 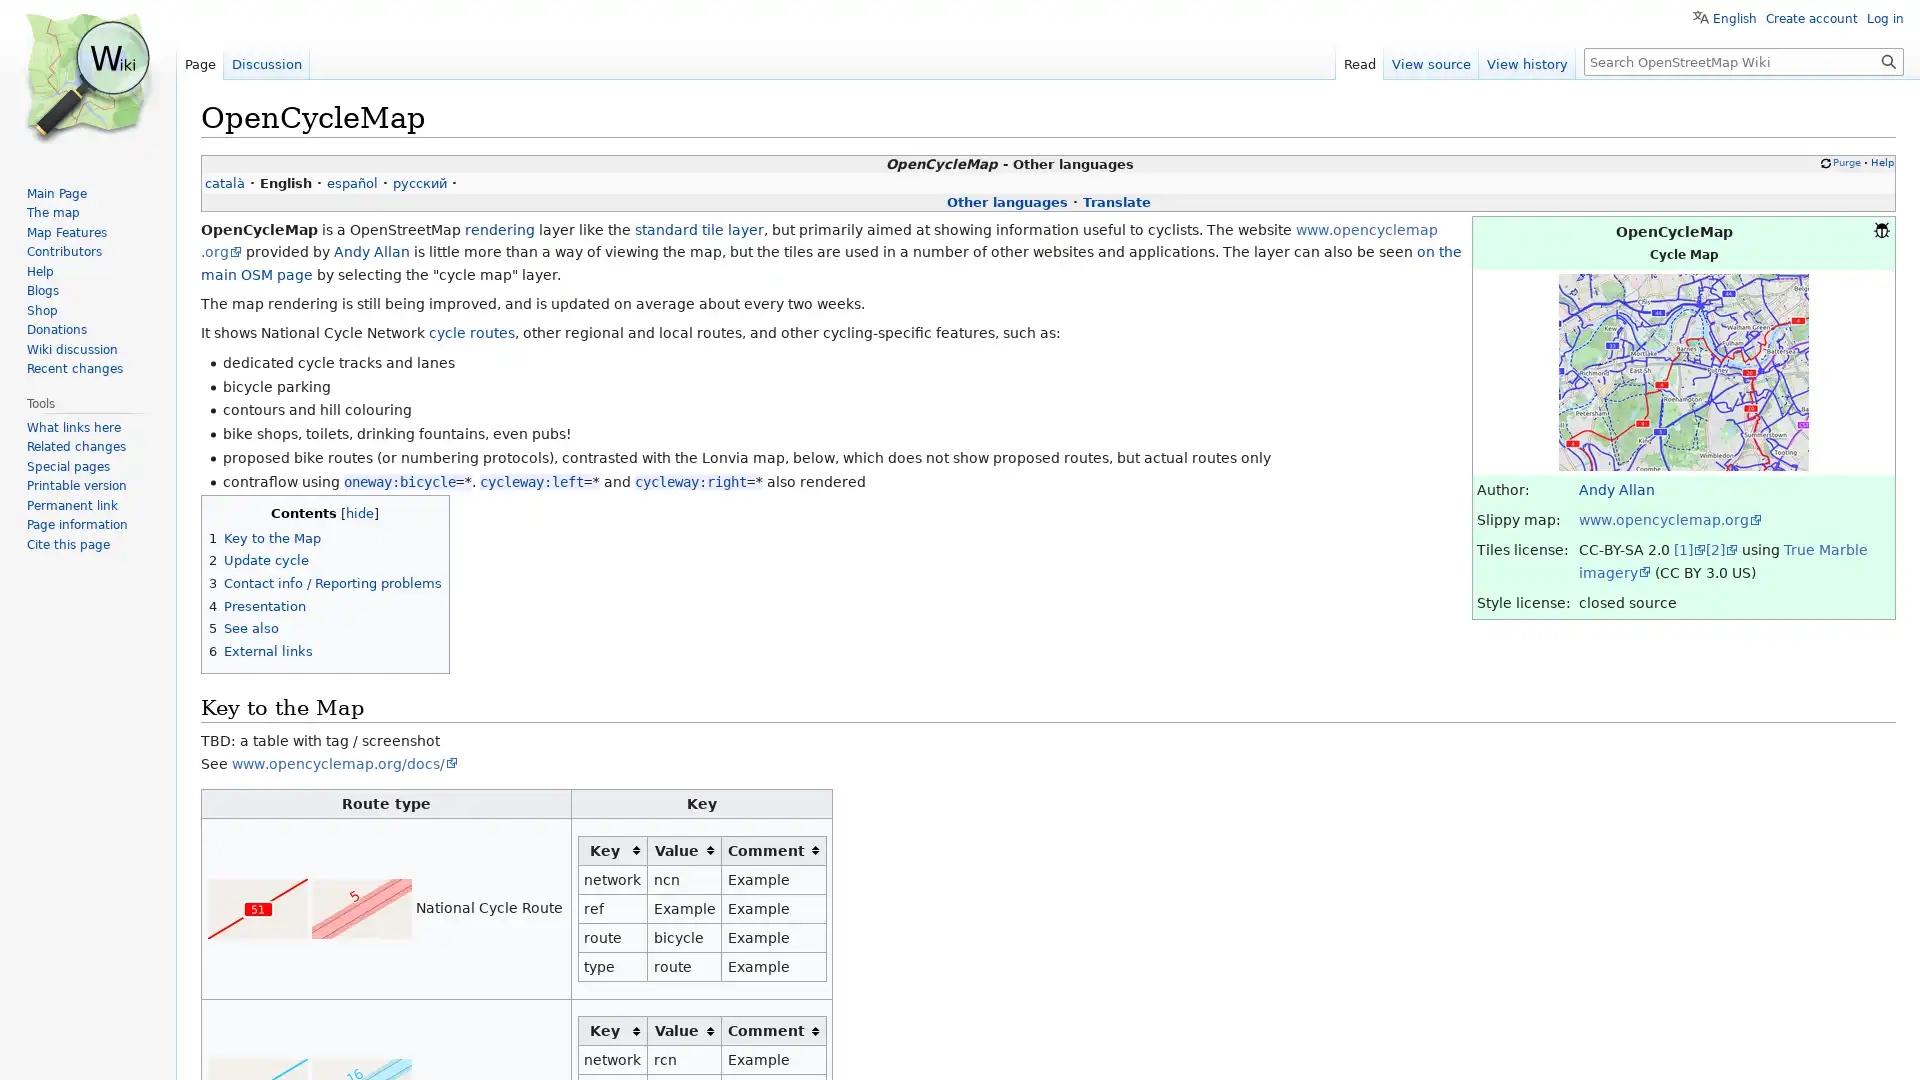 I want to click on Go, so click(x=1888, y=60).